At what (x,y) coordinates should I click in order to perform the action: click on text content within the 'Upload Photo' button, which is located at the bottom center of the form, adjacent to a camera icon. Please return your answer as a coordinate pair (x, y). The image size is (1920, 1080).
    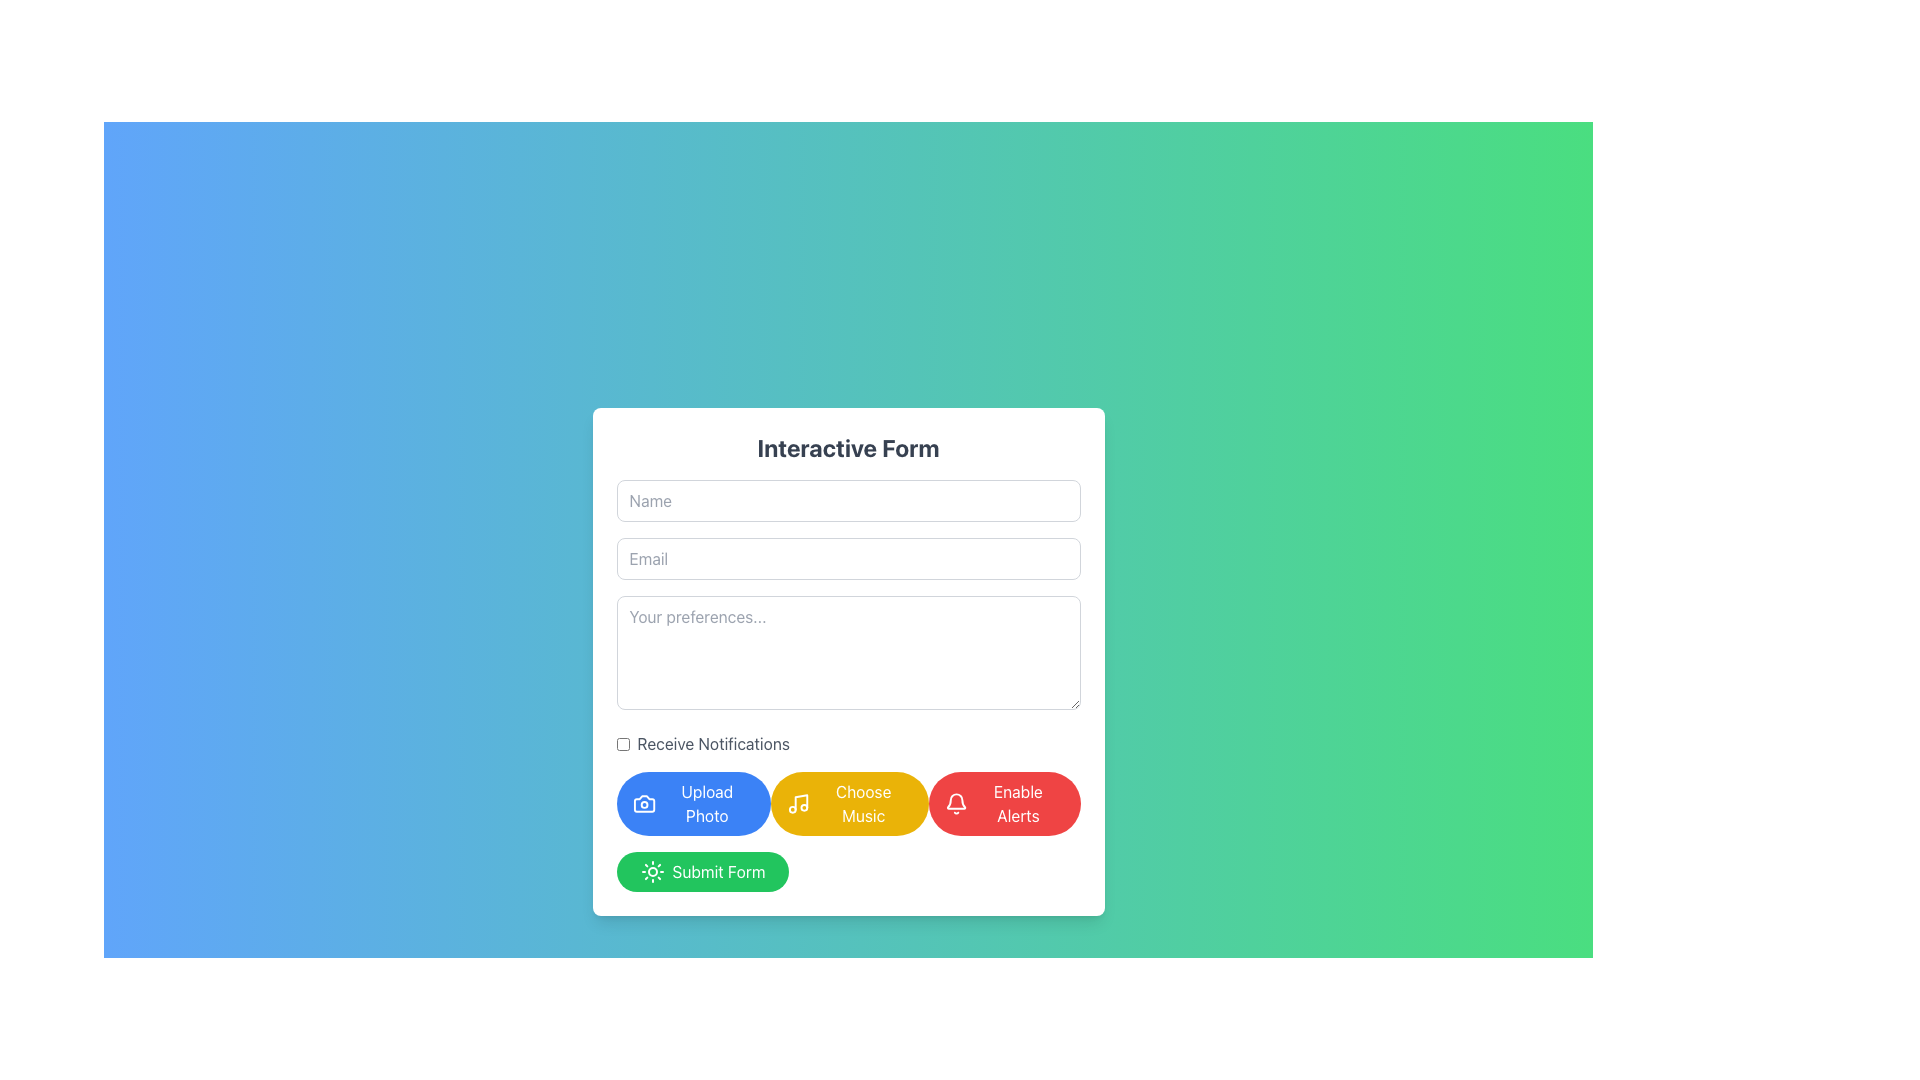
    Looking at the image, I should click on (707, 802).